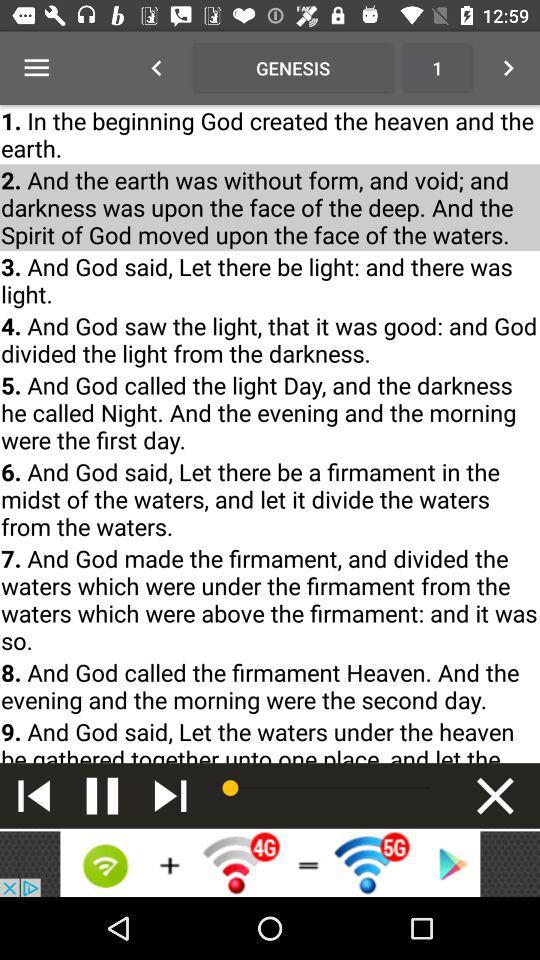 This screenshot has width=540, height=960. I want to click on the pause icon, so click(102, 795).